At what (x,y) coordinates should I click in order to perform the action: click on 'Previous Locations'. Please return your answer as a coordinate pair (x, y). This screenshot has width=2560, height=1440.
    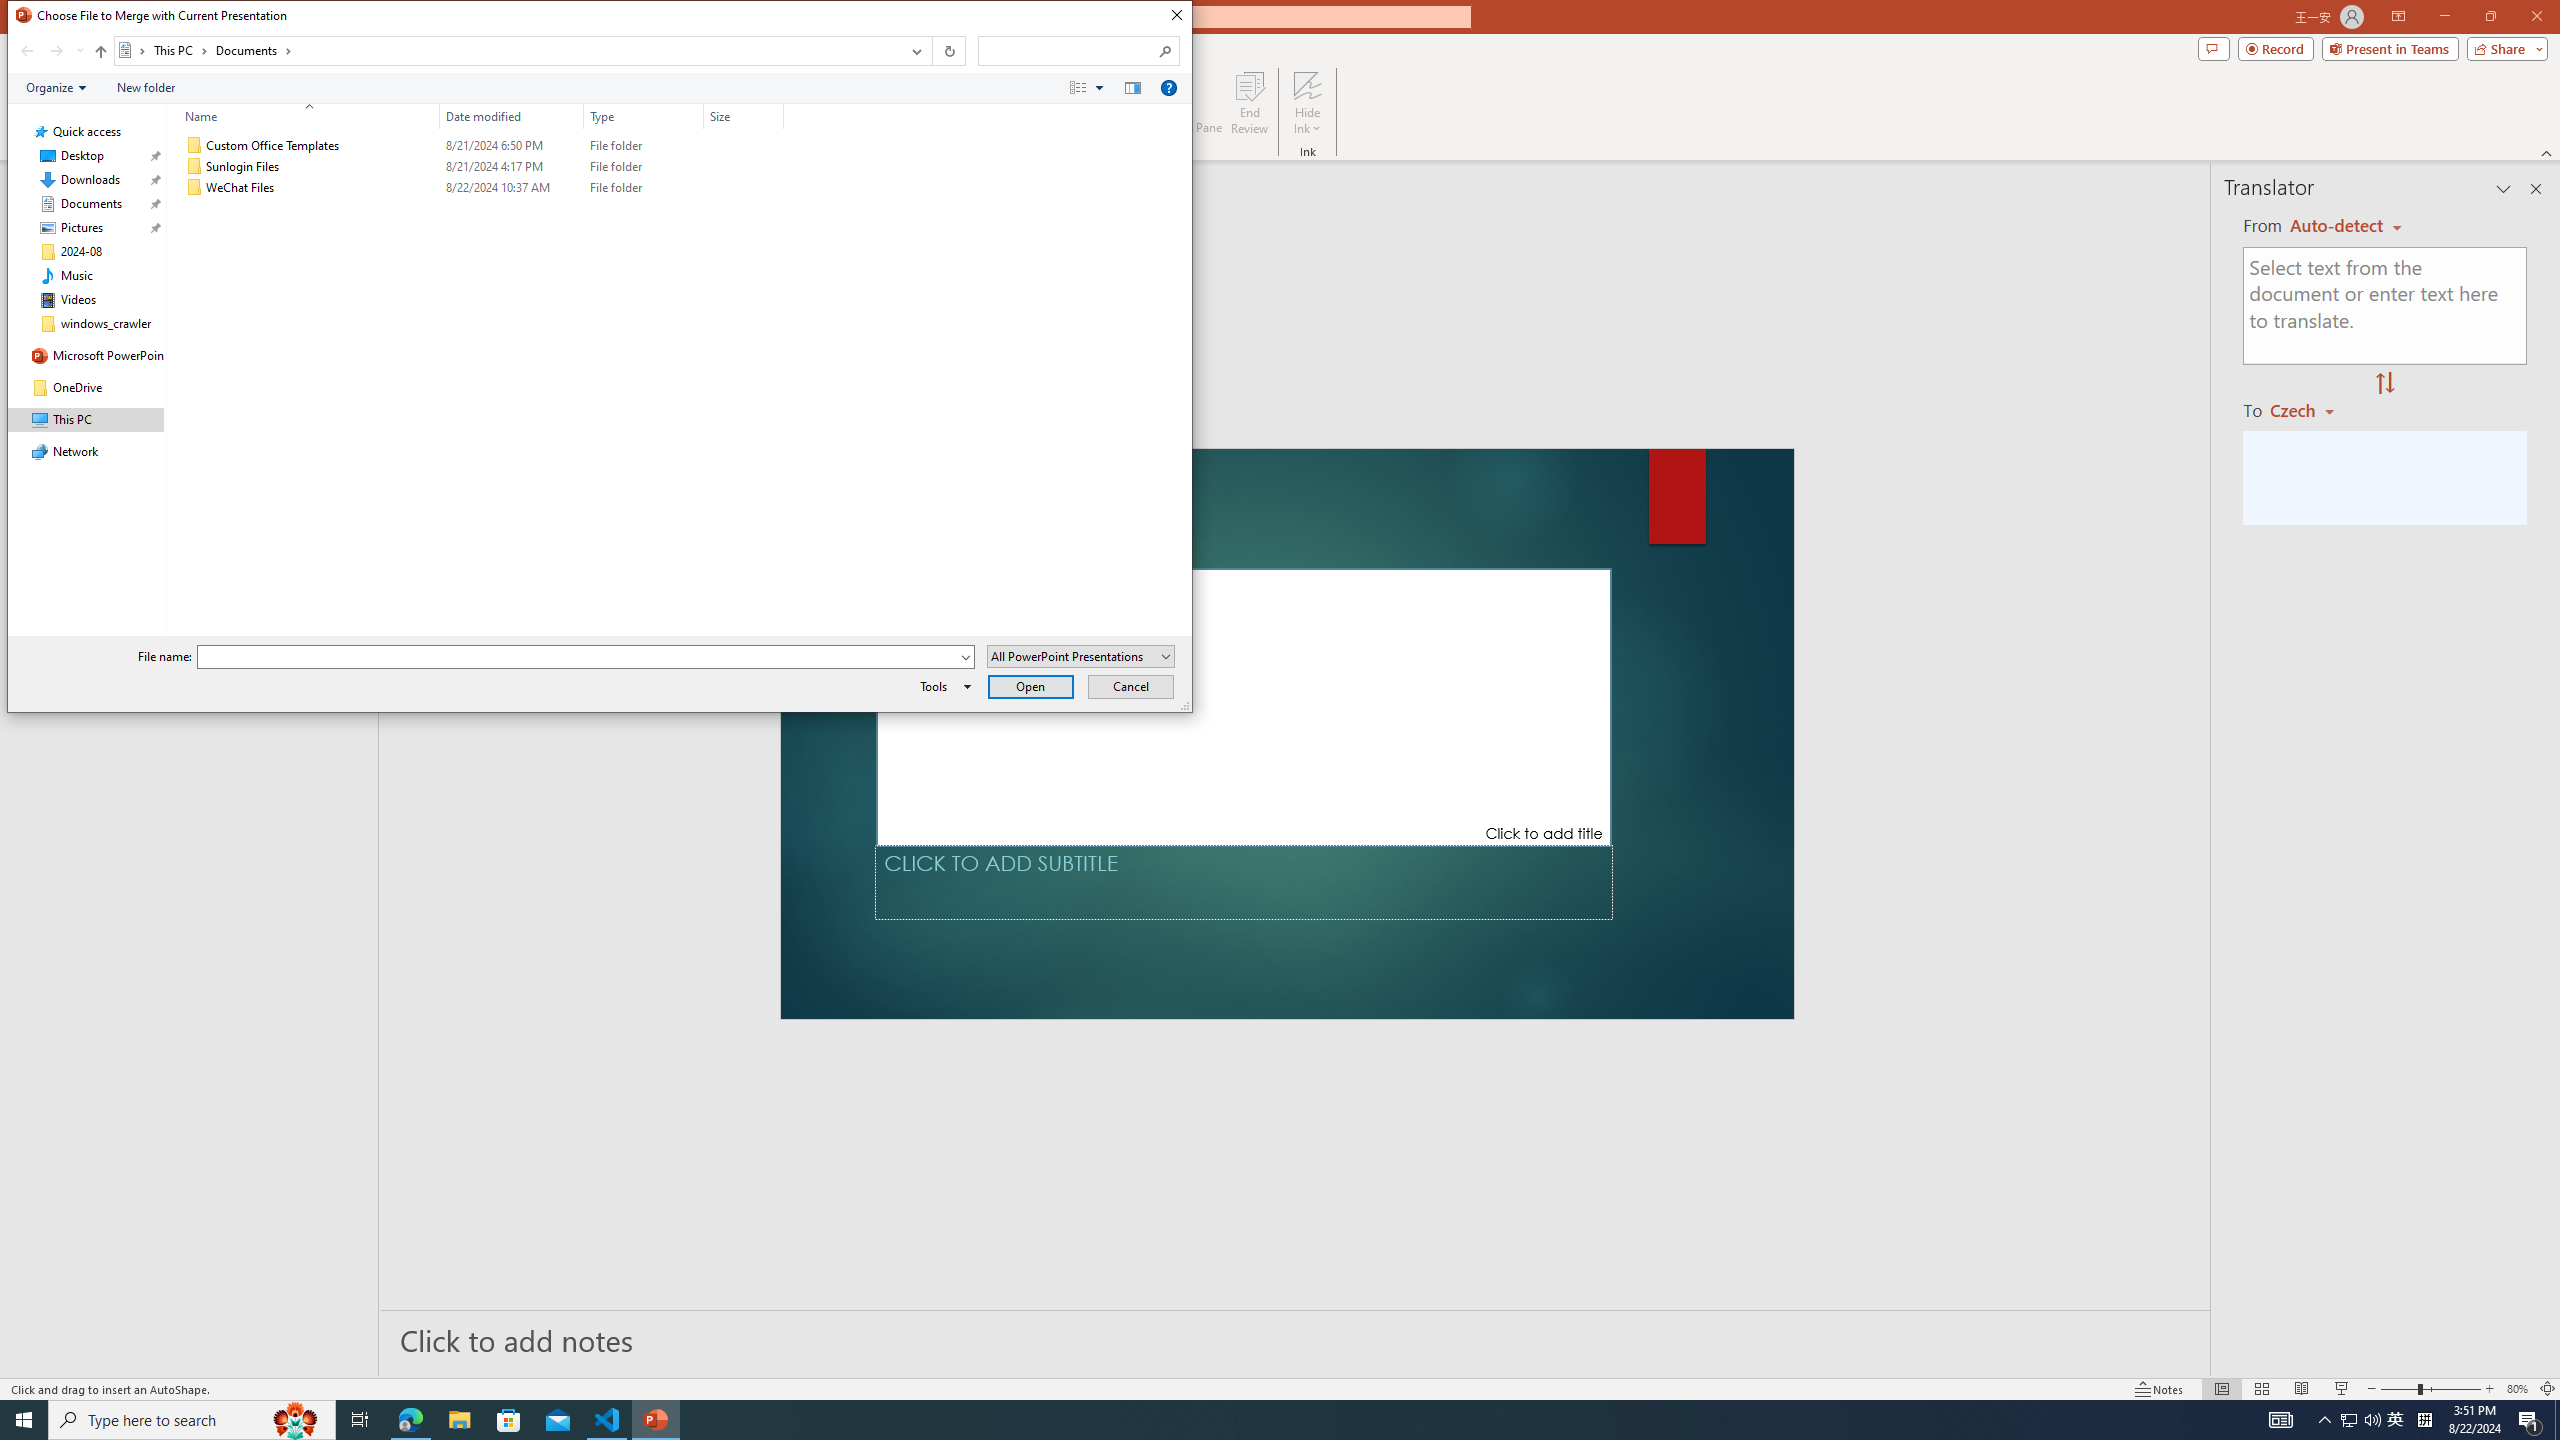
    Looking at the image, I should click on (914, 50).